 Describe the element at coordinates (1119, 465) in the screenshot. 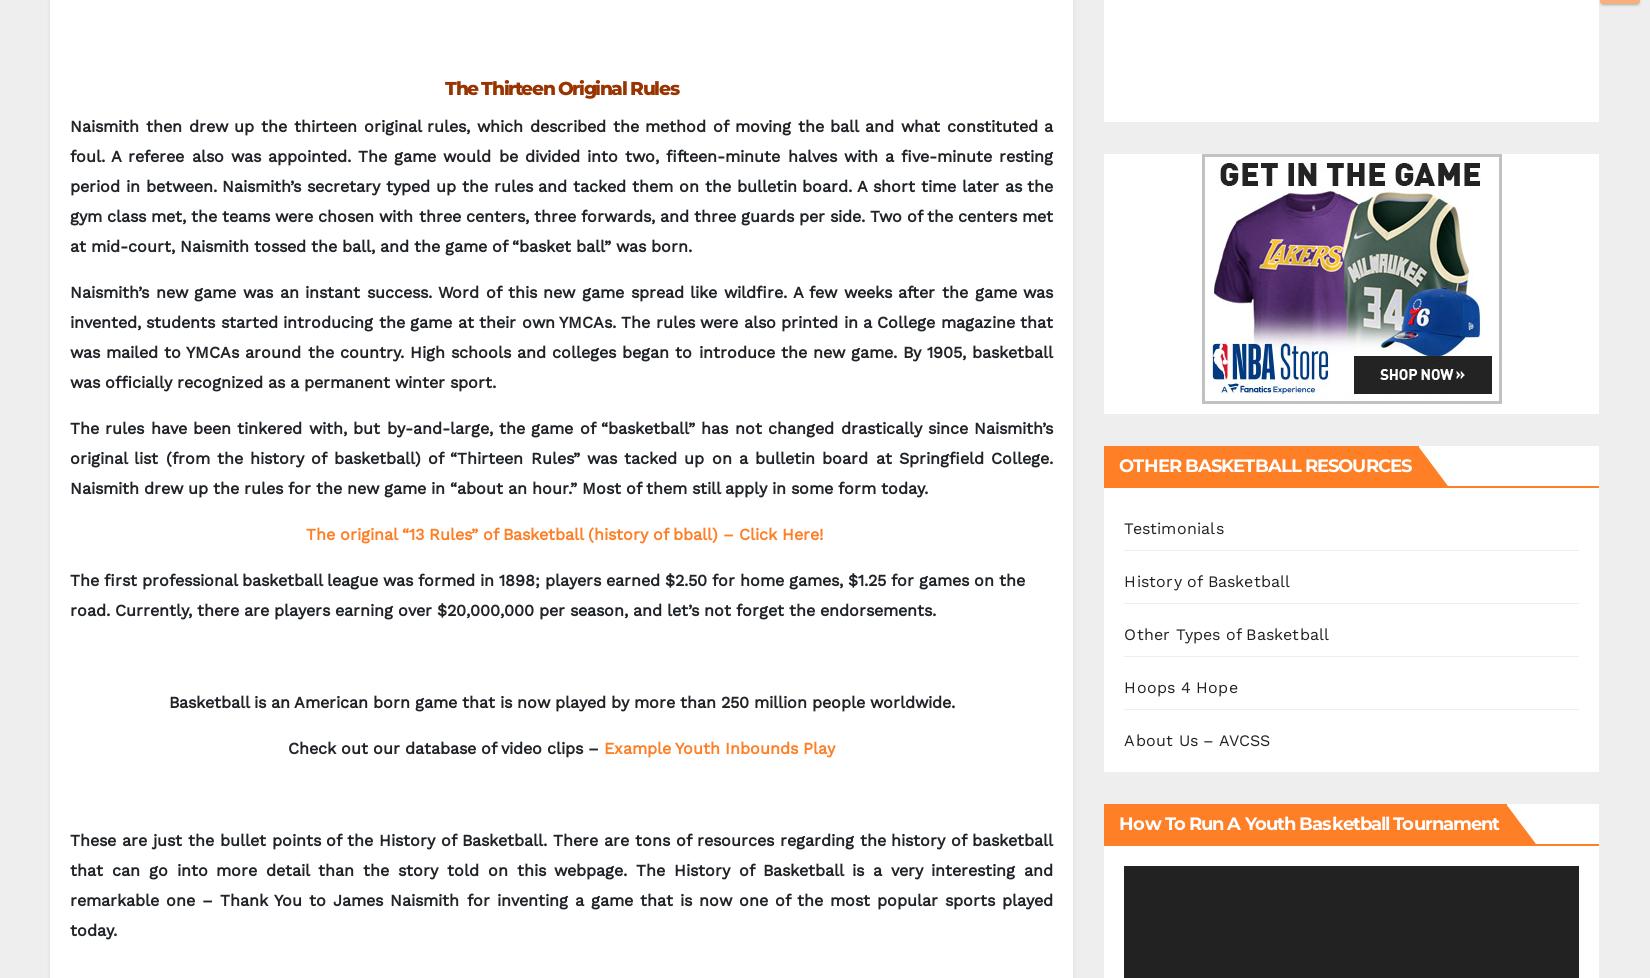

I see `'OTHER BASKETBALL RESOURCES'` at that location.